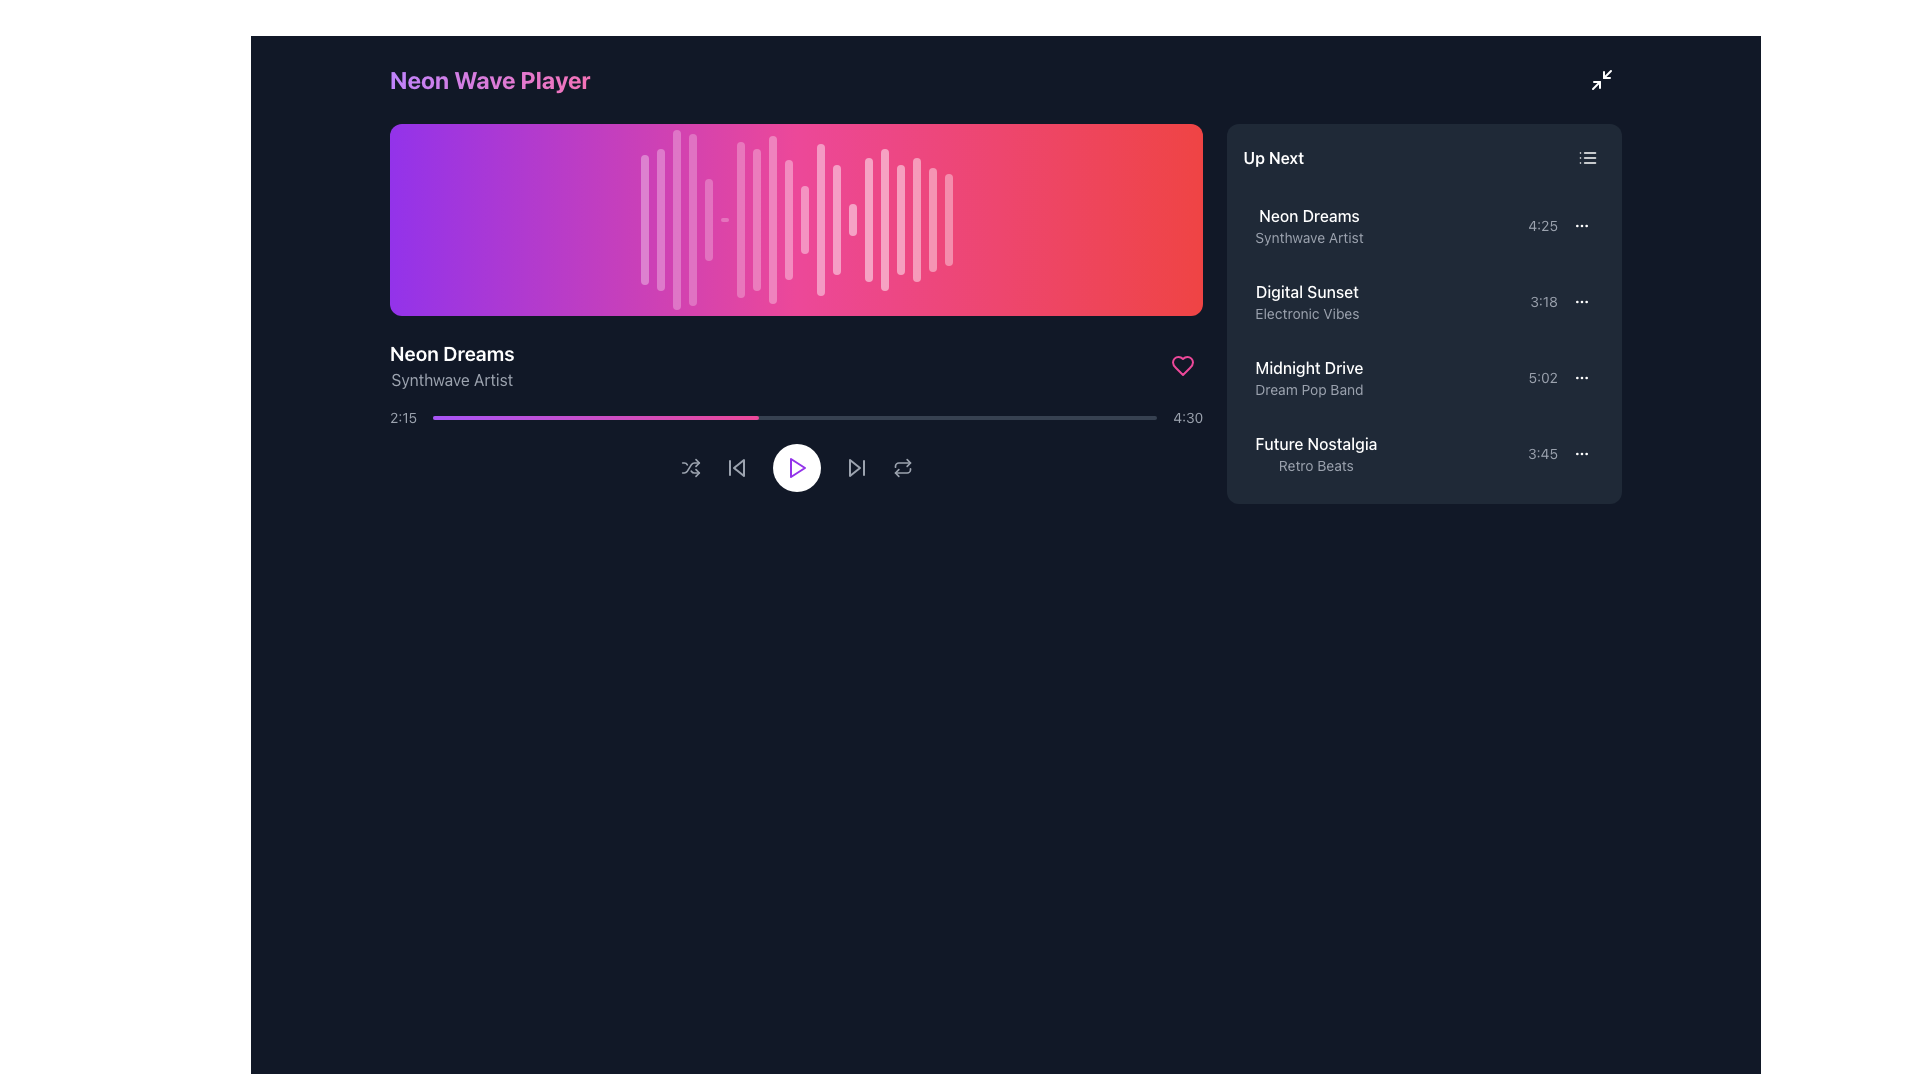 The width and height of the screenshot is (1920, 1080). I want to click on the playlist entry text element labeled 'Future Nostalgia' with the artist 'Retro Beats', so click(1316, 454).